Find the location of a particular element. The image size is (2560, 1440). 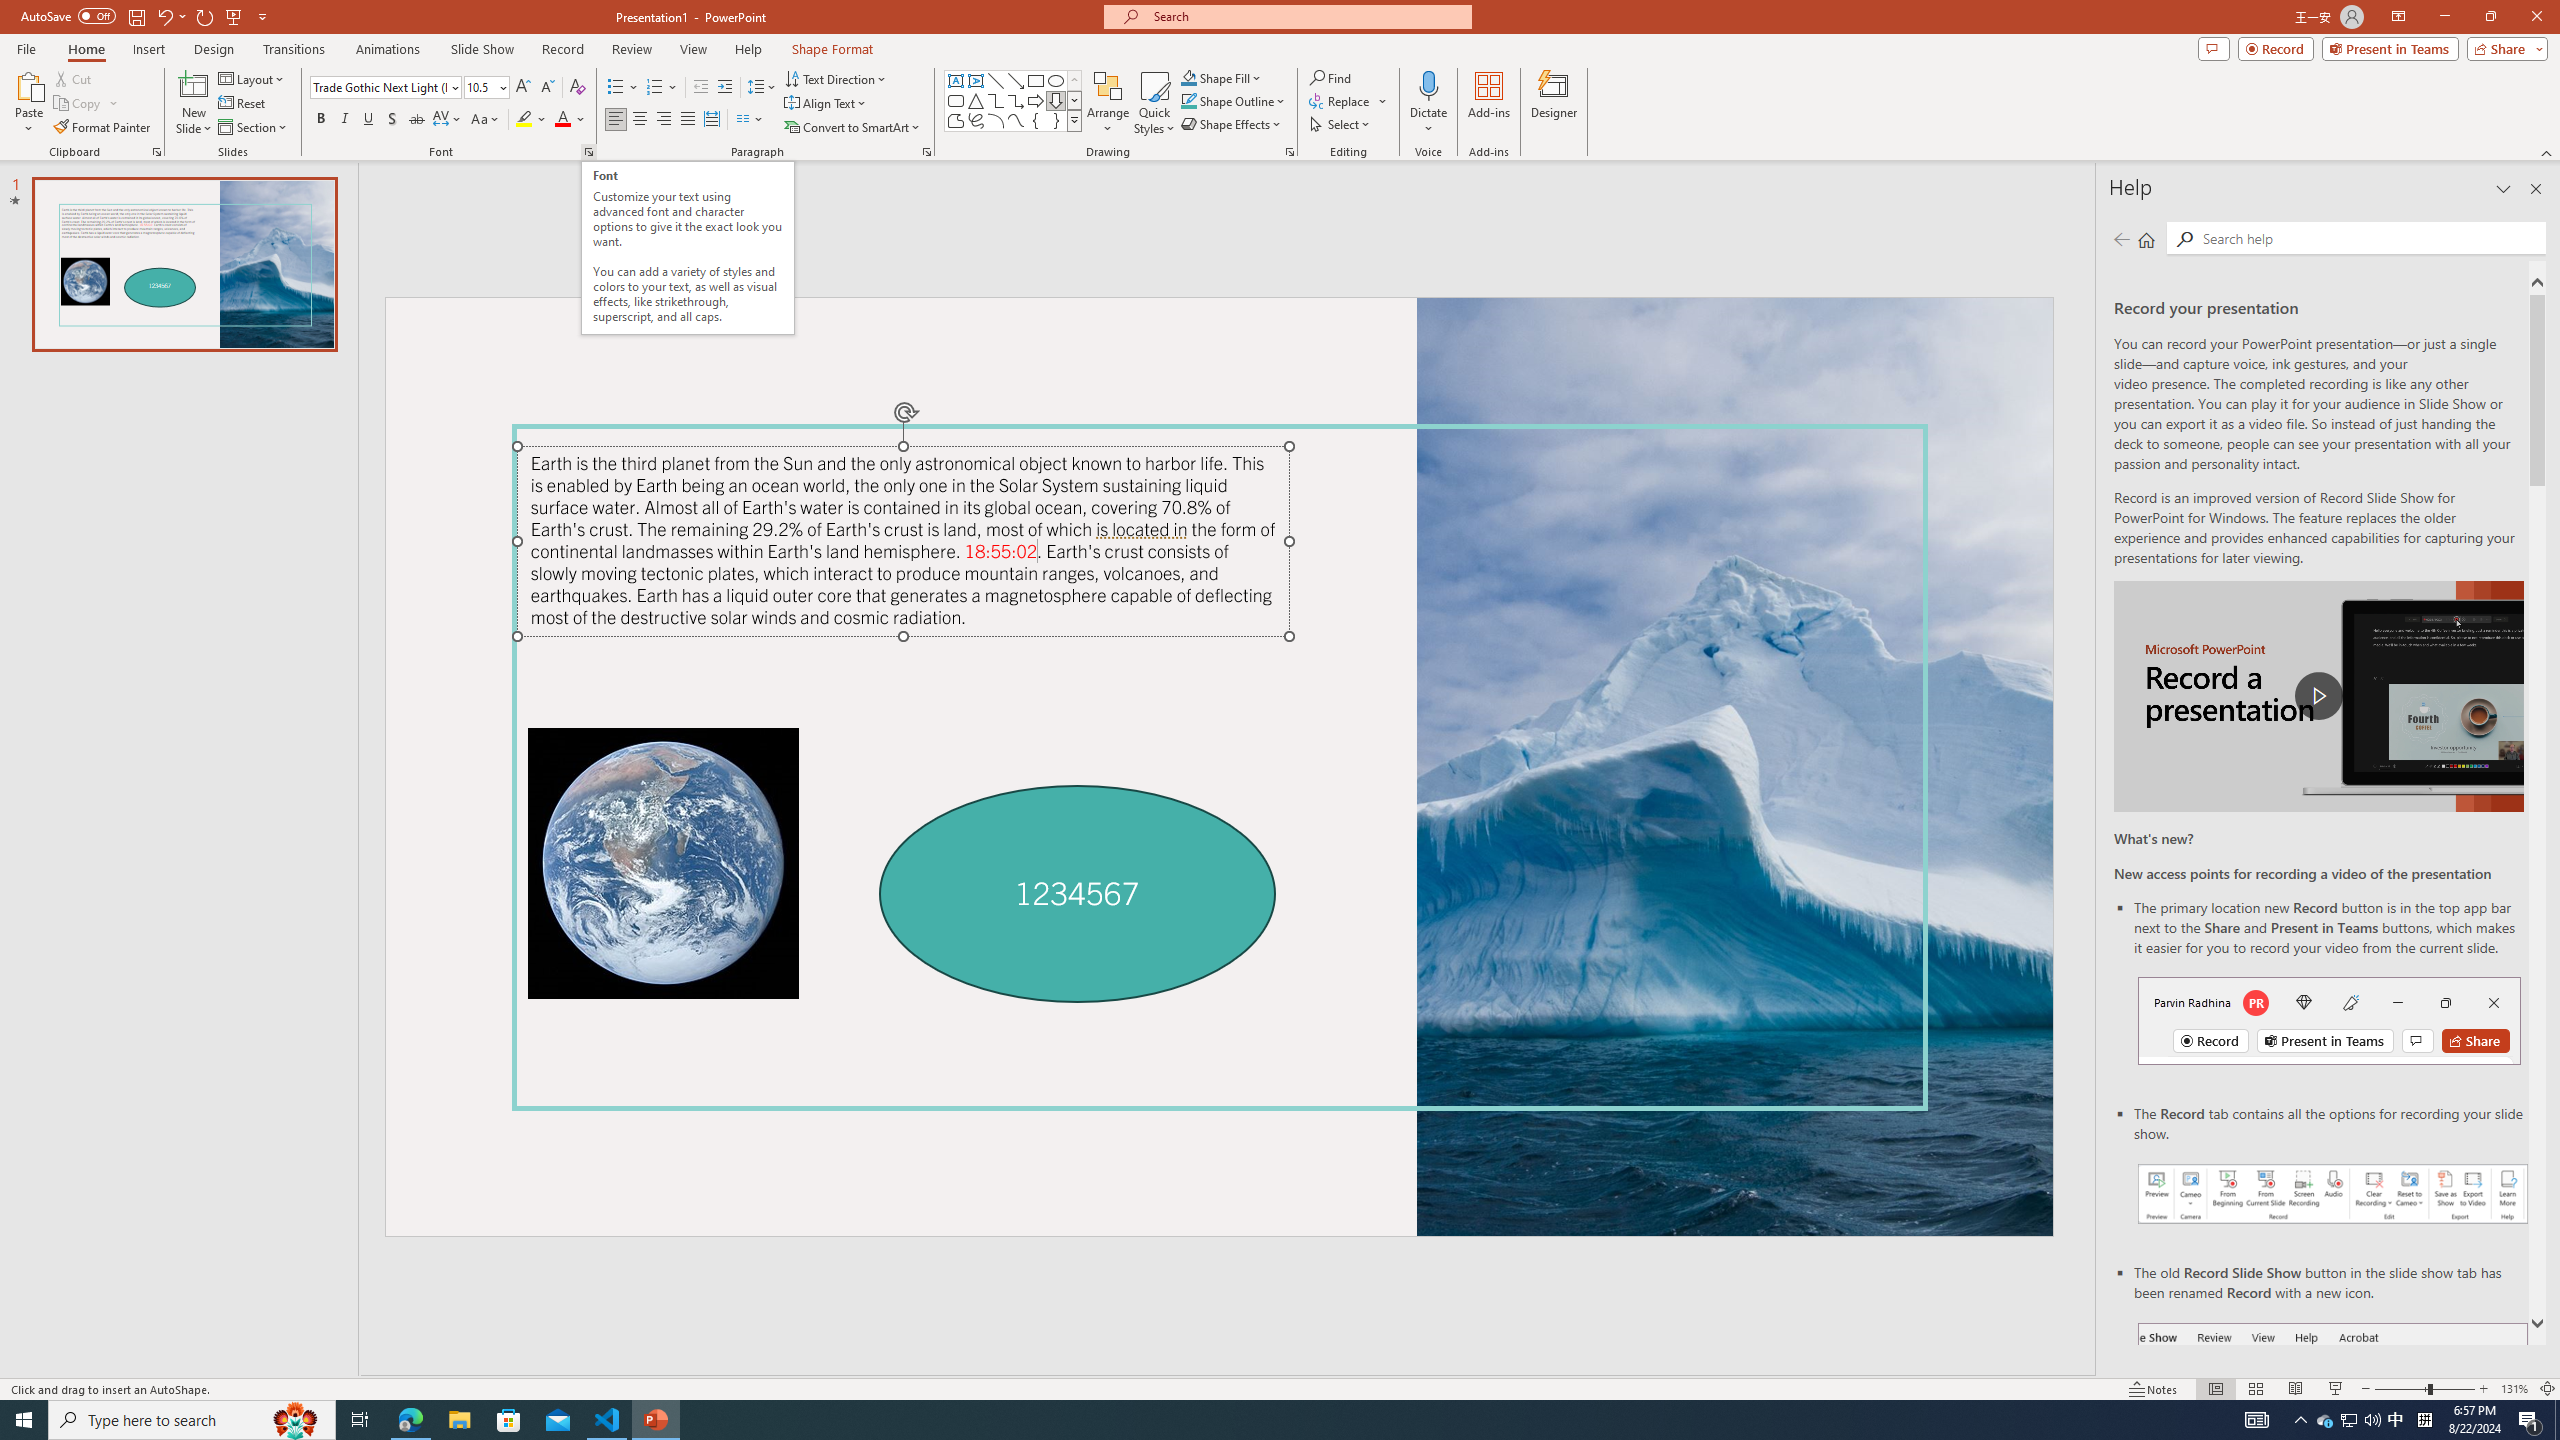

'Bullets' is located at coordinates (623, 87).